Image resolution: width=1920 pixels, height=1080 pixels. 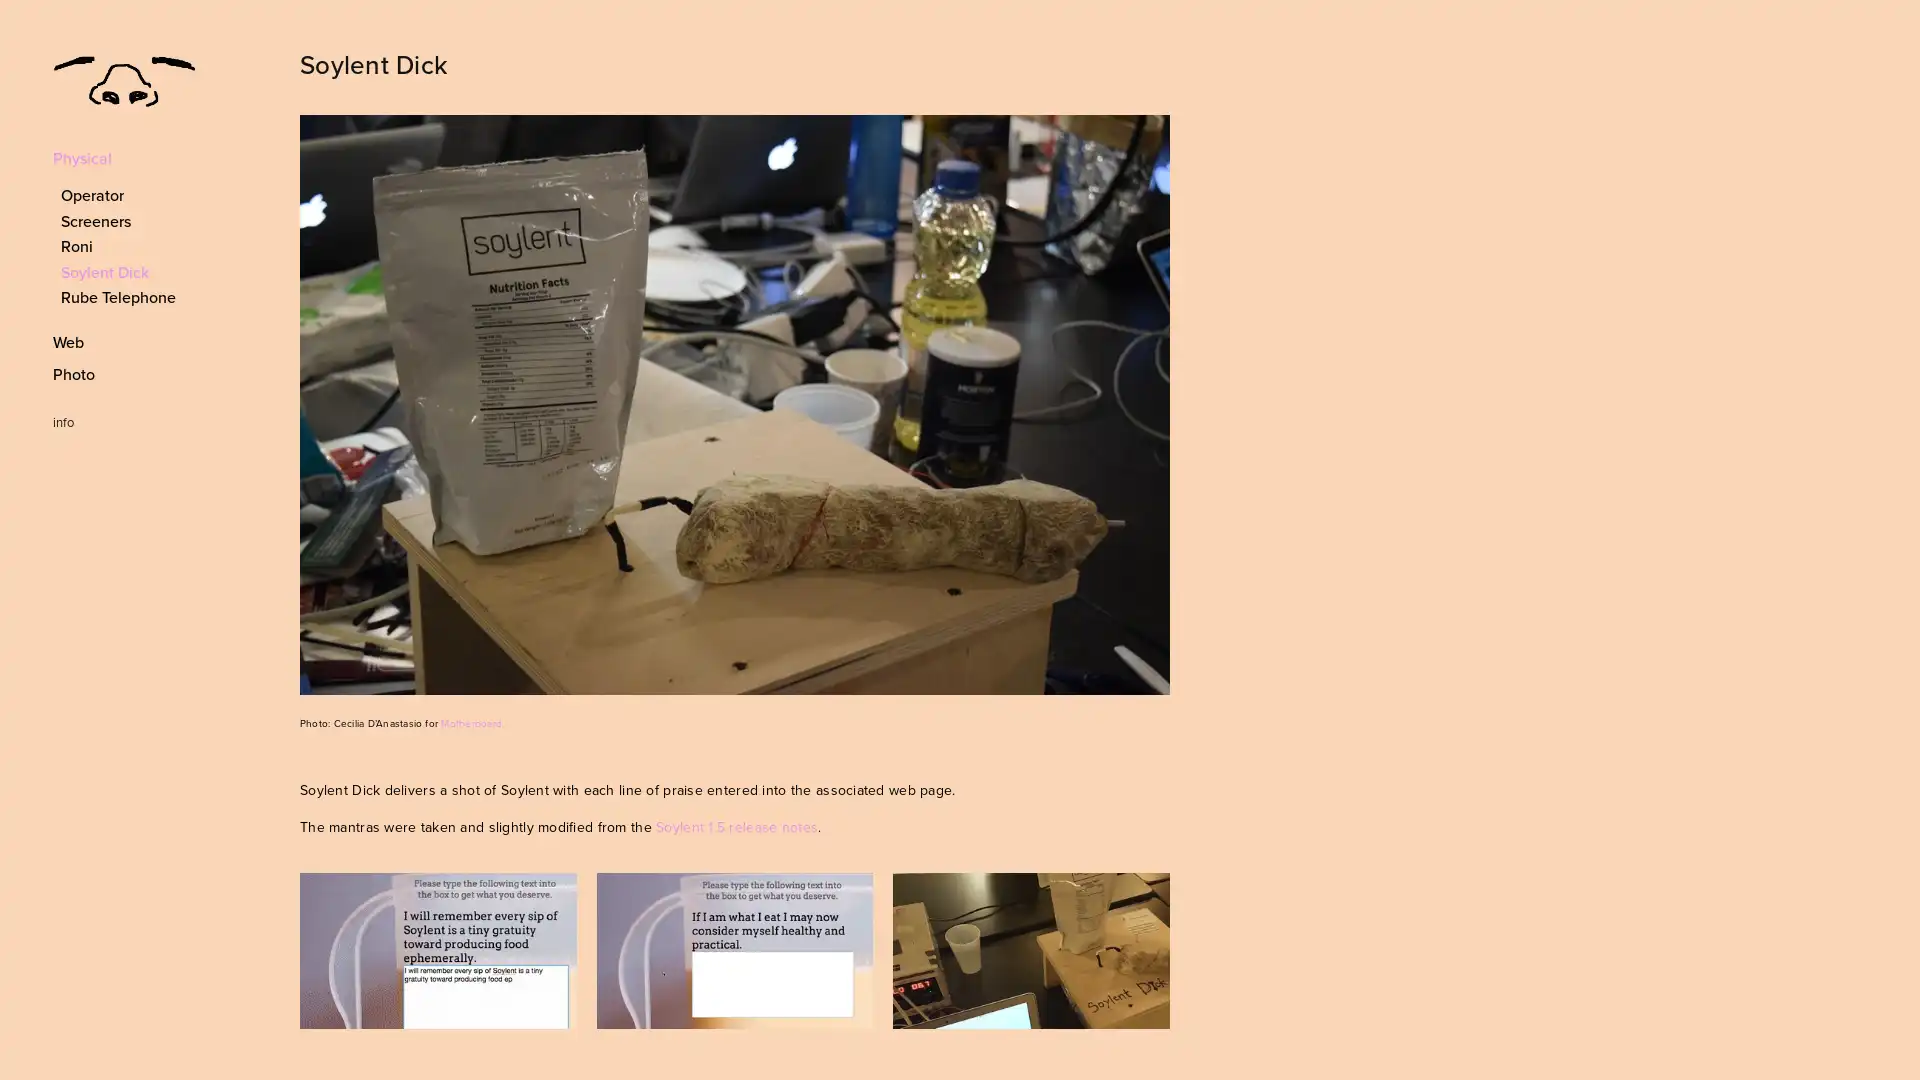 What do you see at coordinates (436, 949) in the screenshot?
I see `View fullsize soylent-dick-nicole.gif` at bounding box center [436, 949].